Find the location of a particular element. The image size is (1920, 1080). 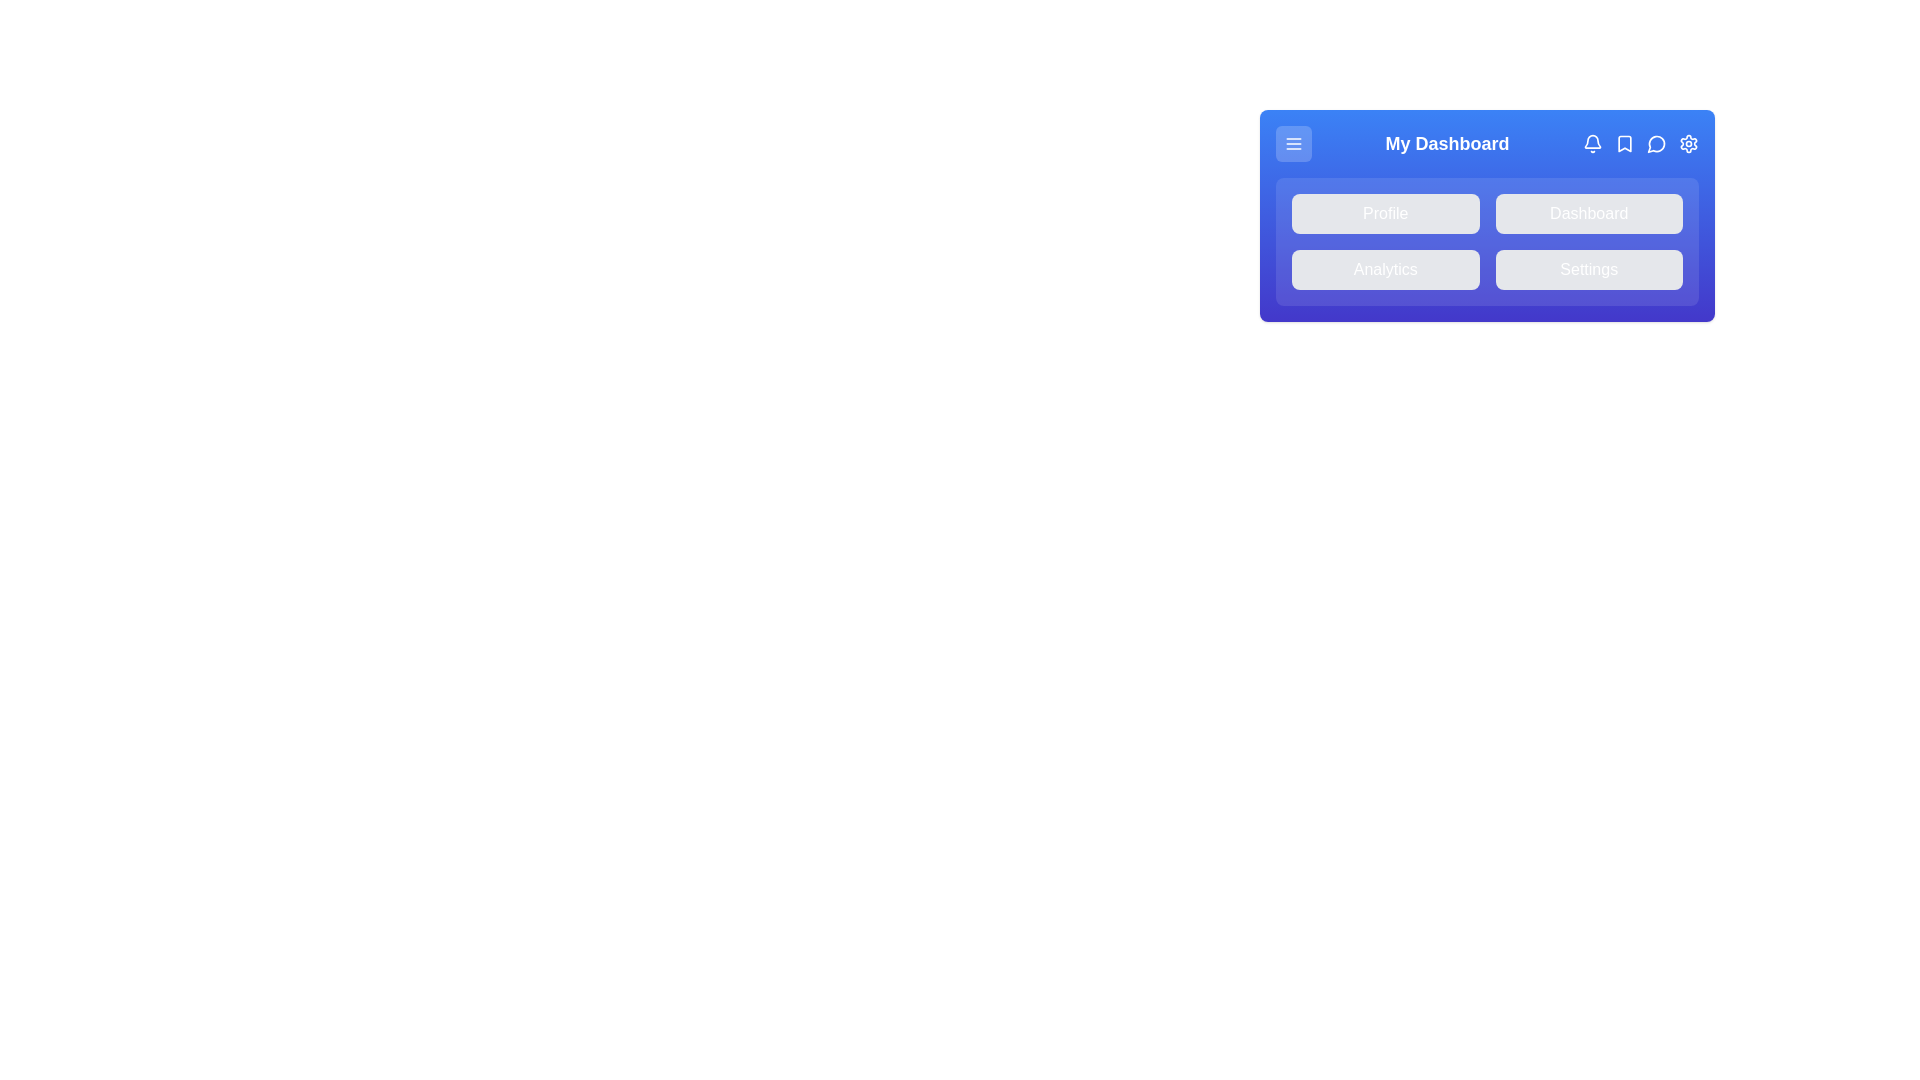

the 'Profile' button in the menu is located at coordinates (1384, 213).